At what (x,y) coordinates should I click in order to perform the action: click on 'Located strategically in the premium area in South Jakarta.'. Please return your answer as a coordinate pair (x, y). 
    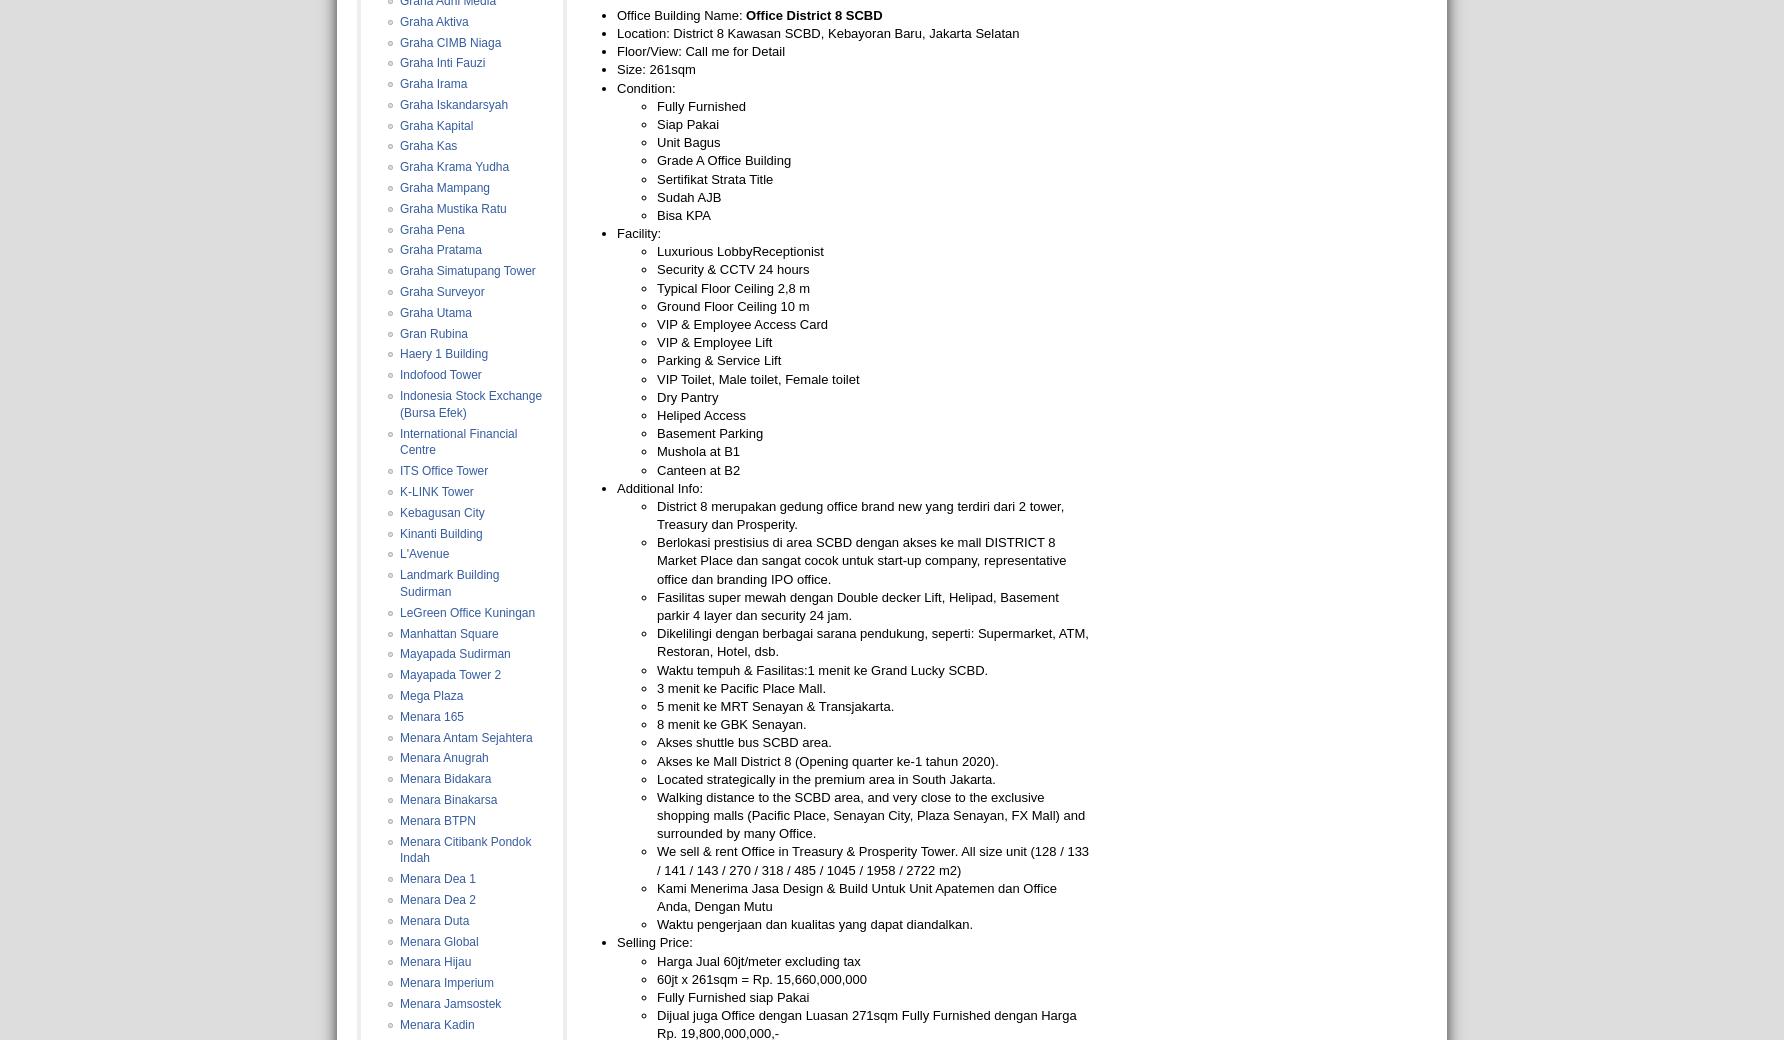
    Looking at the image, I should click on (824, 778).